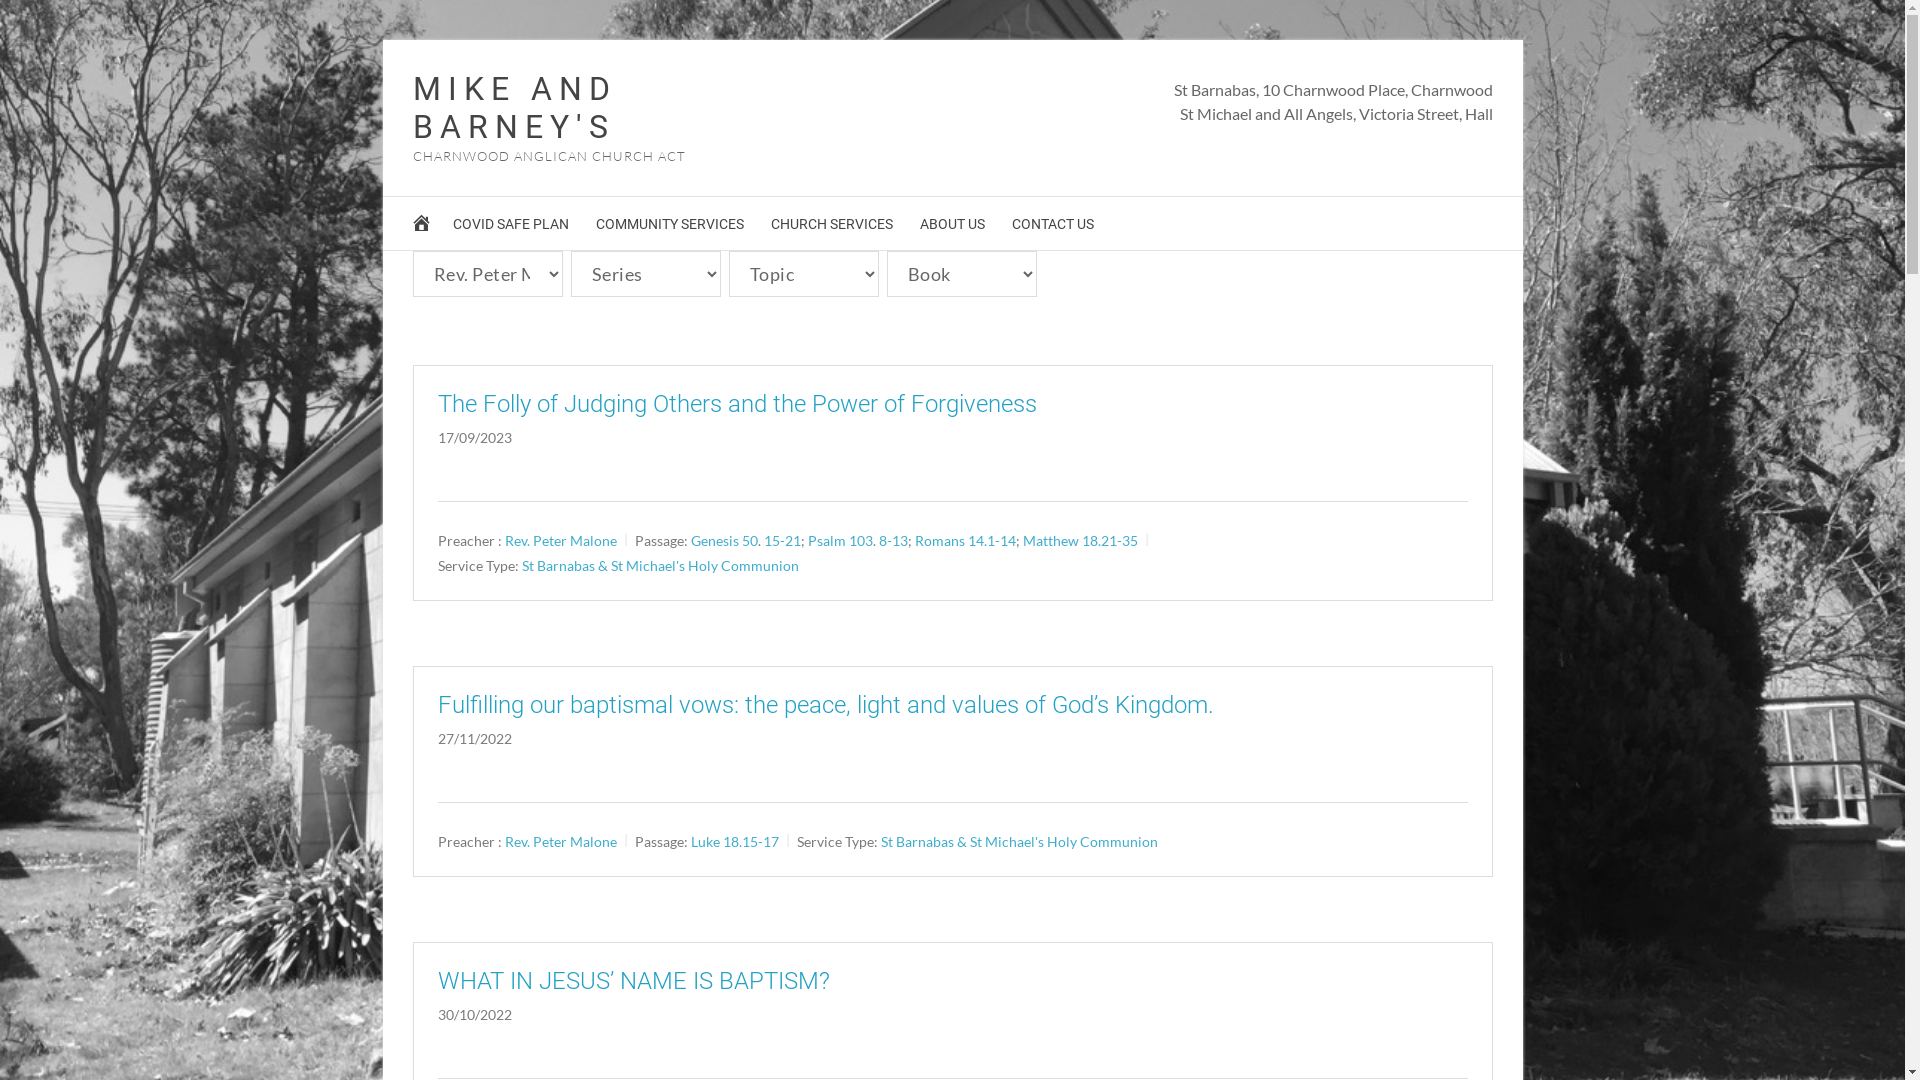 This screenshot has height=1080, width=1920. I want to click on 'Genesis 50', so click(722, 540).